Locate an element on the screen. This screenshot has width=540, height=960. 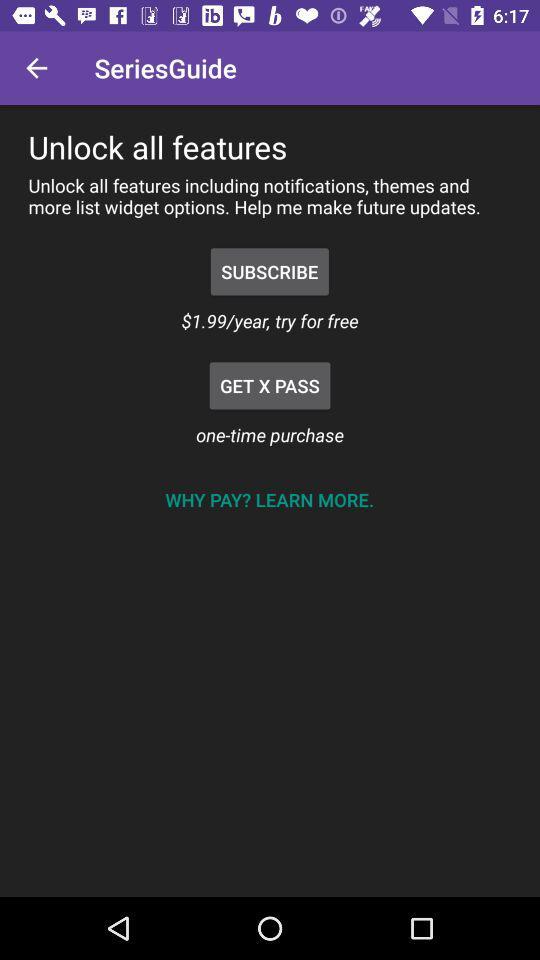
icon to the left of the seriesguide item is located at coordinates (36, 68).